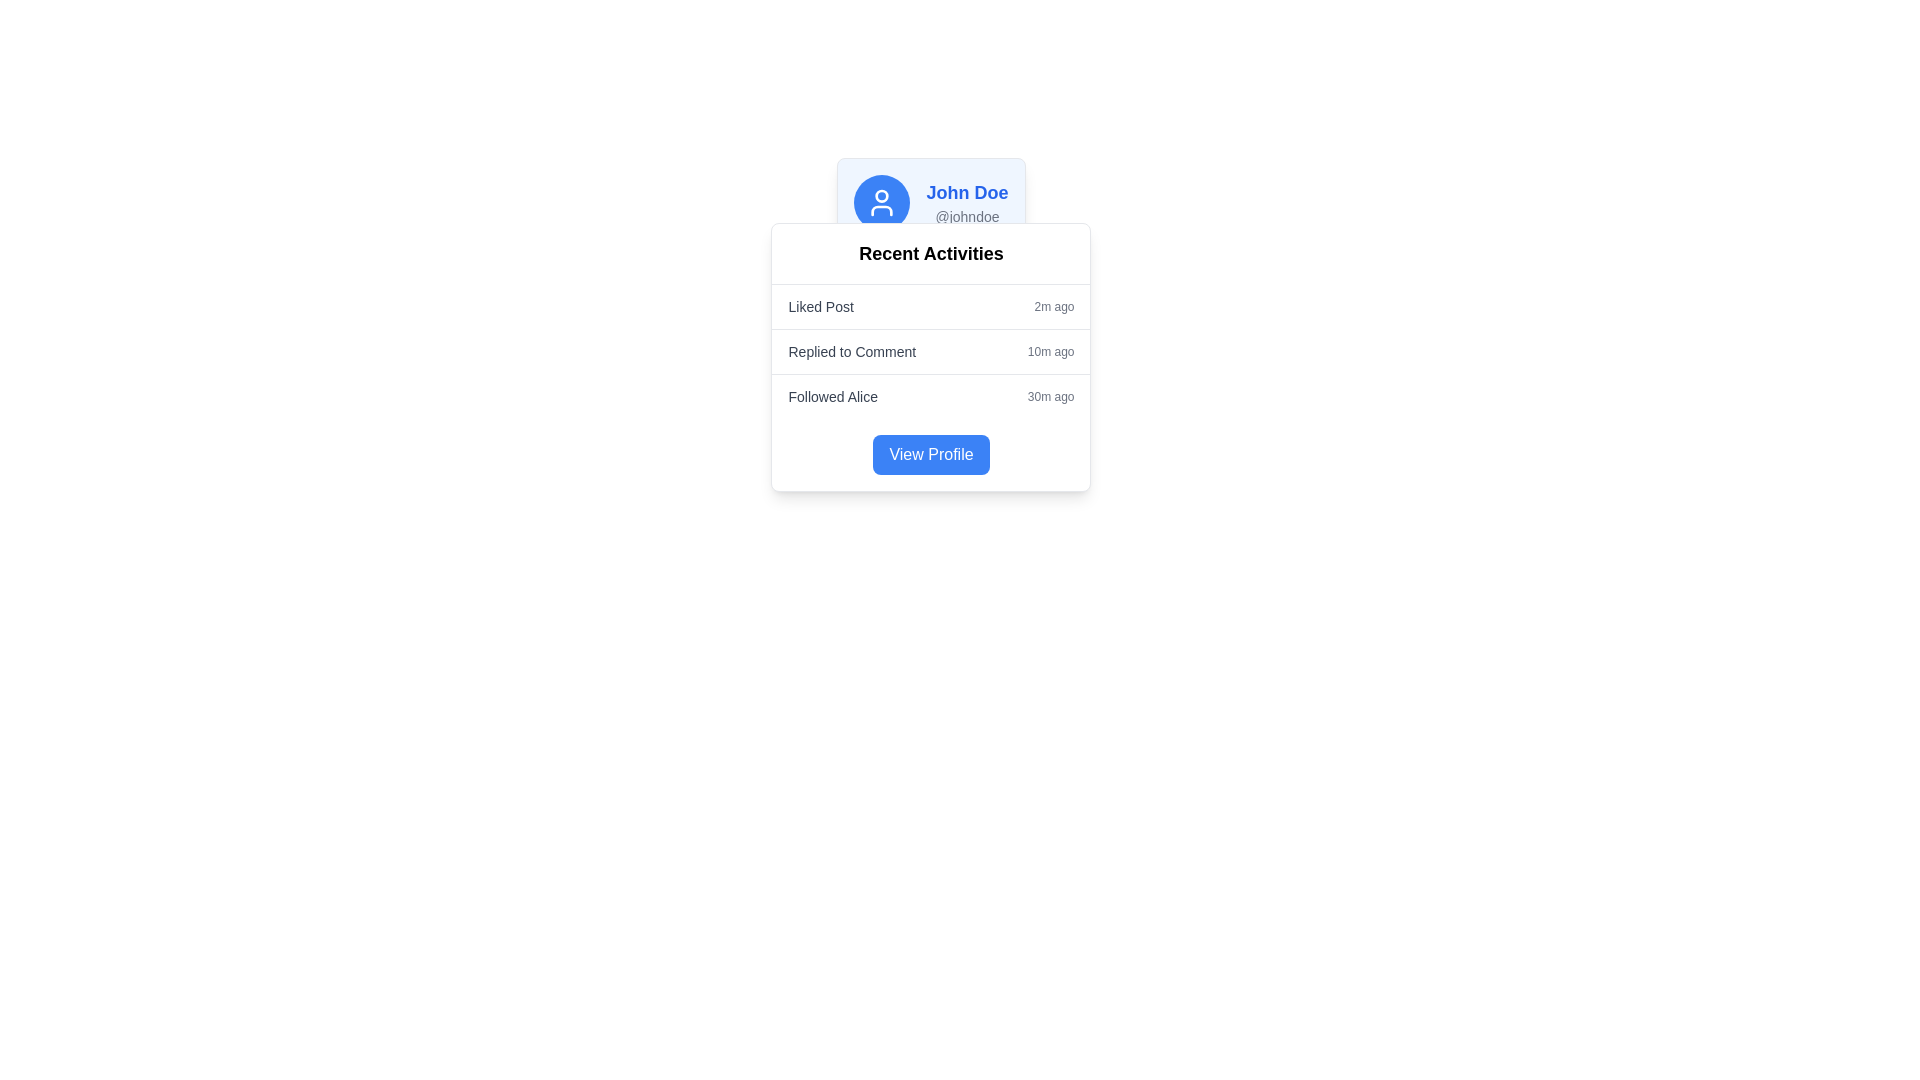 This screenshot has width=1920, height=1080. Describe the element at coordinates (833, 397) in the screenshot. I see `the Text Label that provides contextual information about user activities, located in the 'Recent Activities' section, specifically to the left of the '30m ago' time indicator` at that location.